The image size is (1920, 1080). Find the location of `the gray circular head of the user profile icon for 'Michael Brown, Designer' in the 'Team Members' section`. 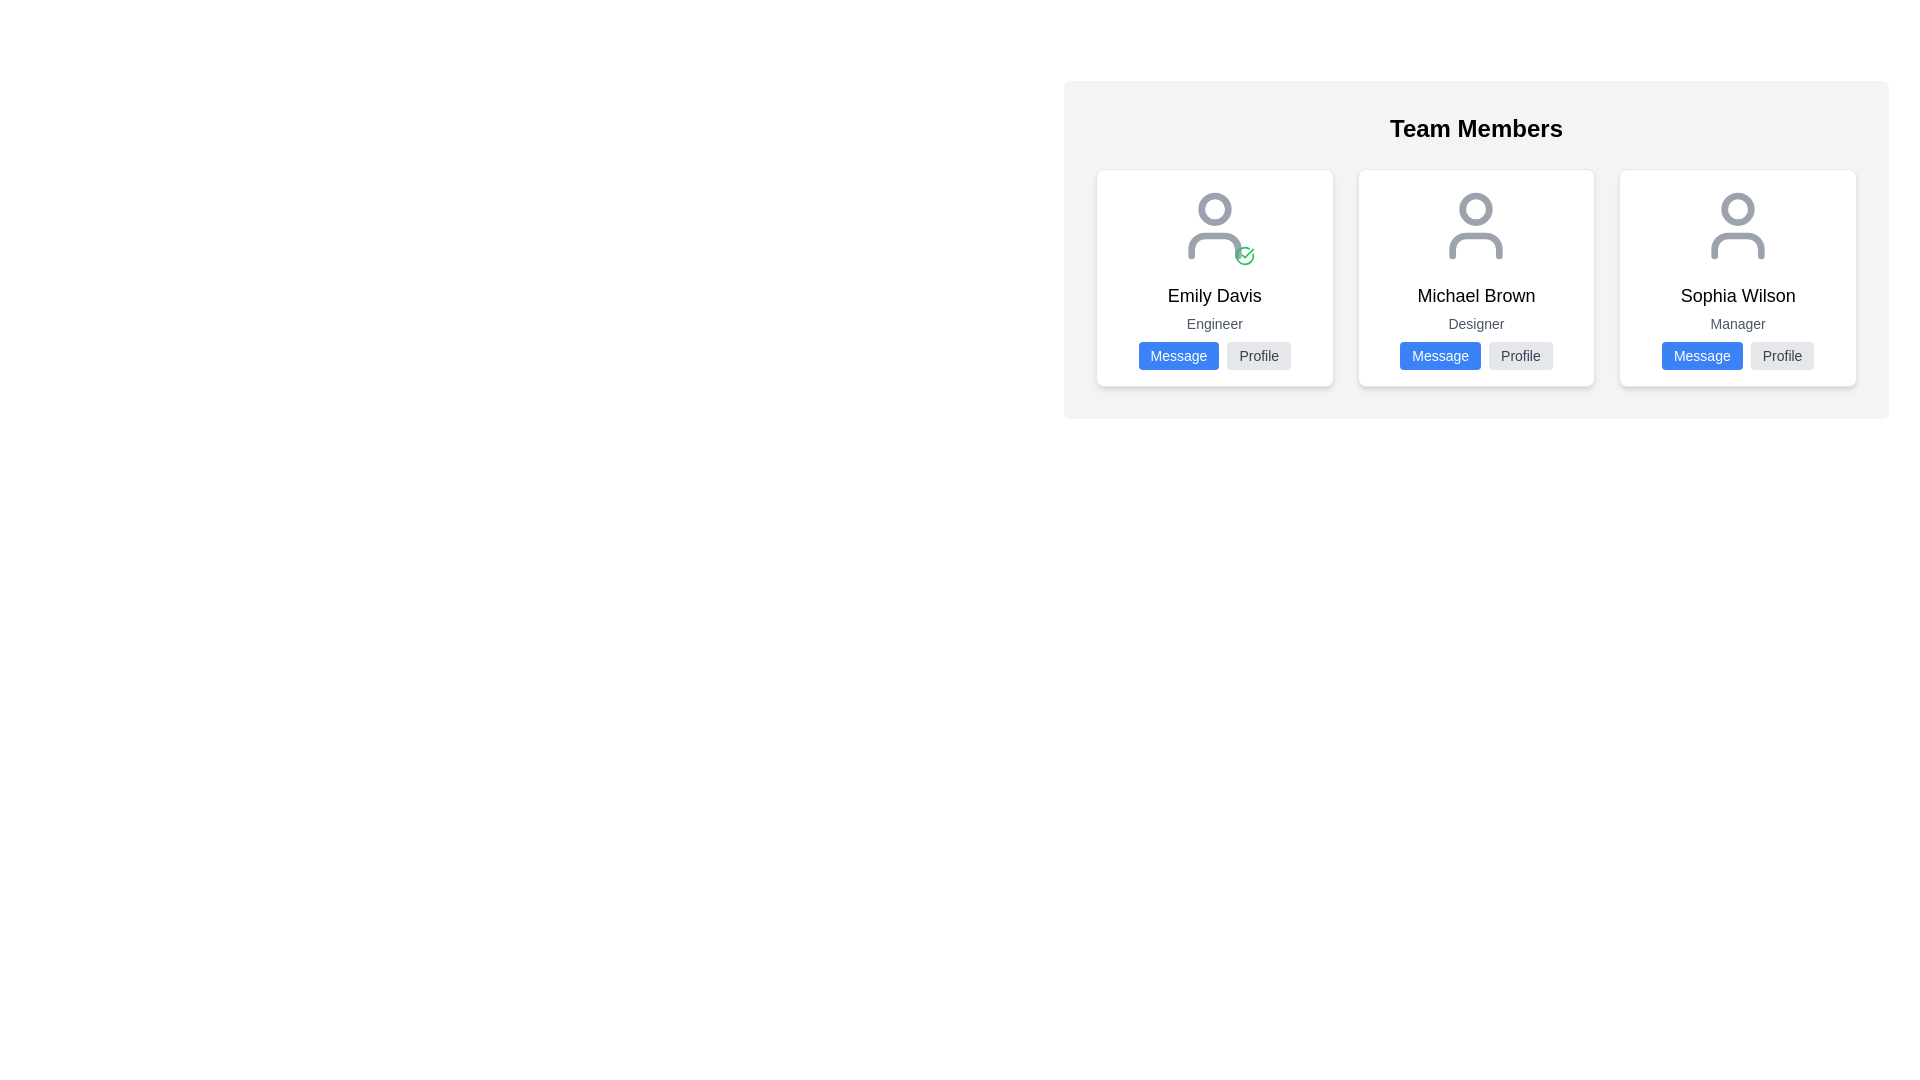

the gray circular head of the user profile icon for 'Michael Brown, Designer' in the 'Team Members' section is located at coordinates (1476, 209).